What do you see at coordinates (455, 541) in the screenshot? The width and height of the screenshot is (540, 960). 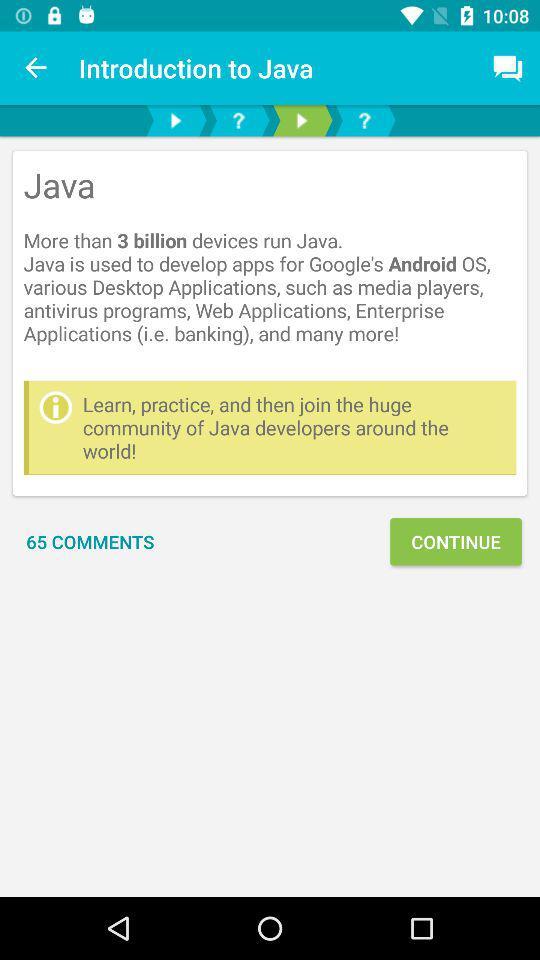 I see `item next to the 65 comments item` at bounding box center [455, 541].